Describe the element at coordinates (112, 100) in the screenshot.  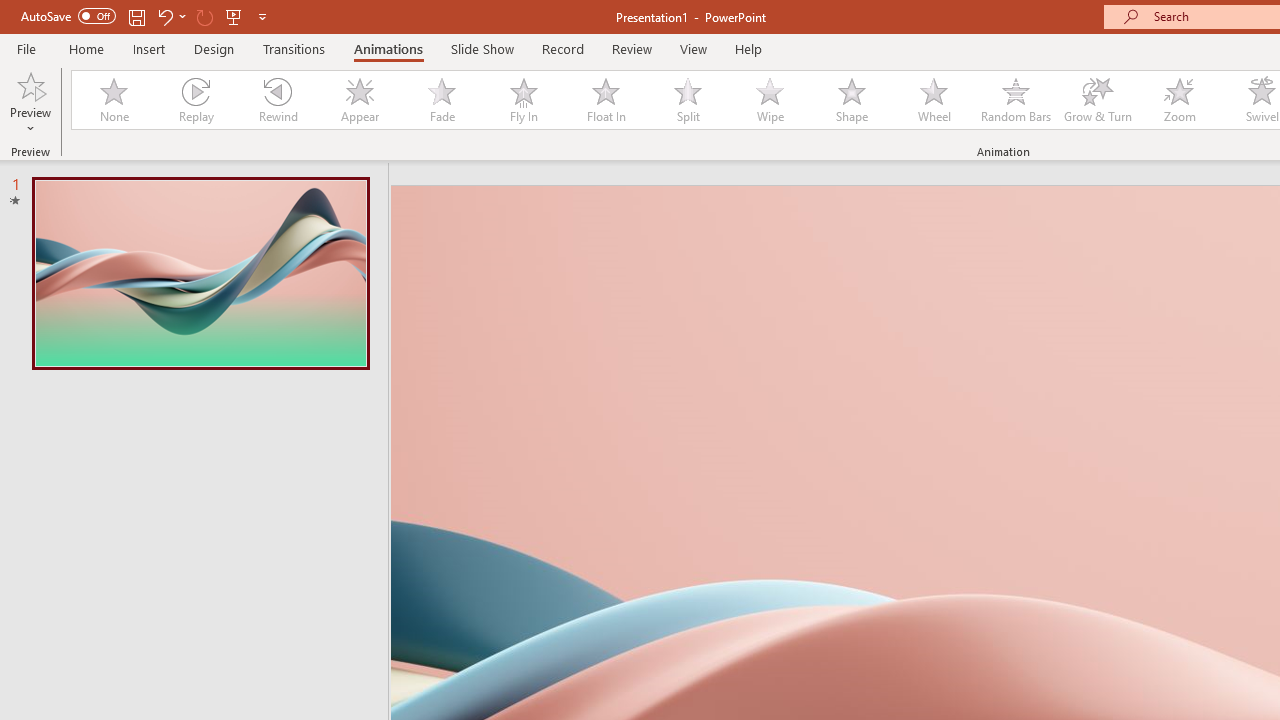
I see `'None'` at that location.